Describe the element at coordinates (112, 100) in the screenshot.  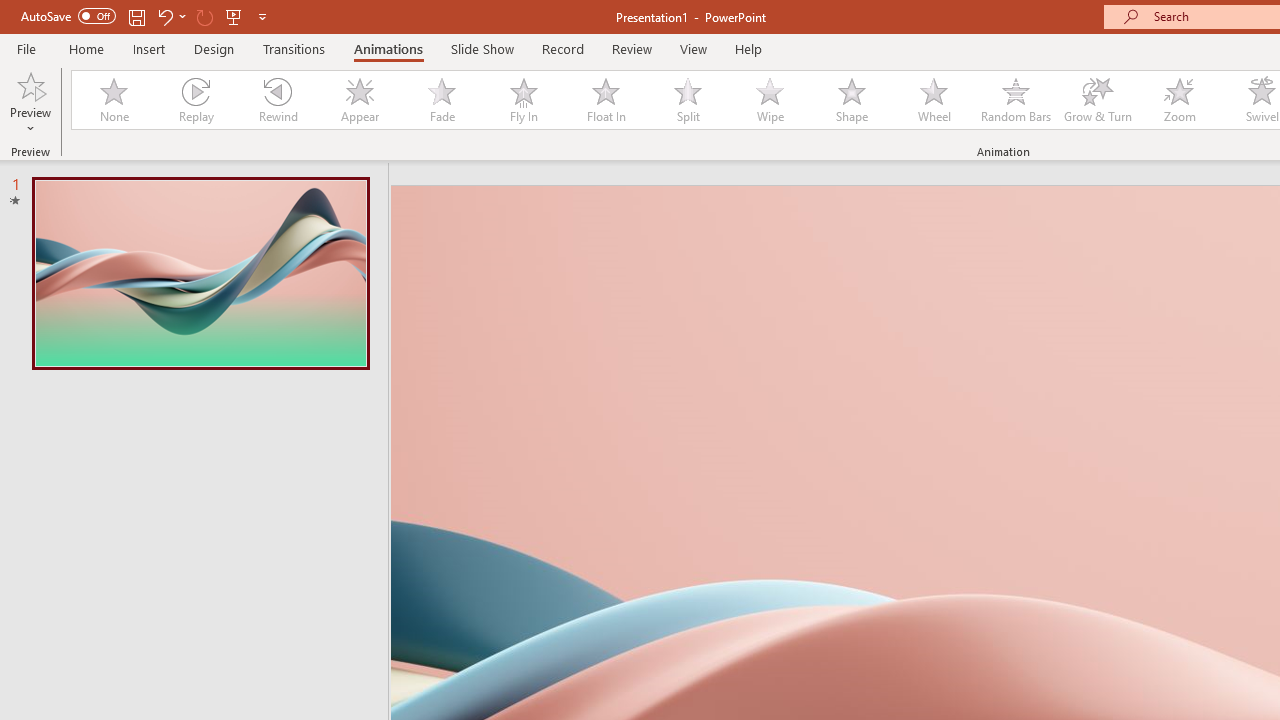
I see `'None'` at that location.